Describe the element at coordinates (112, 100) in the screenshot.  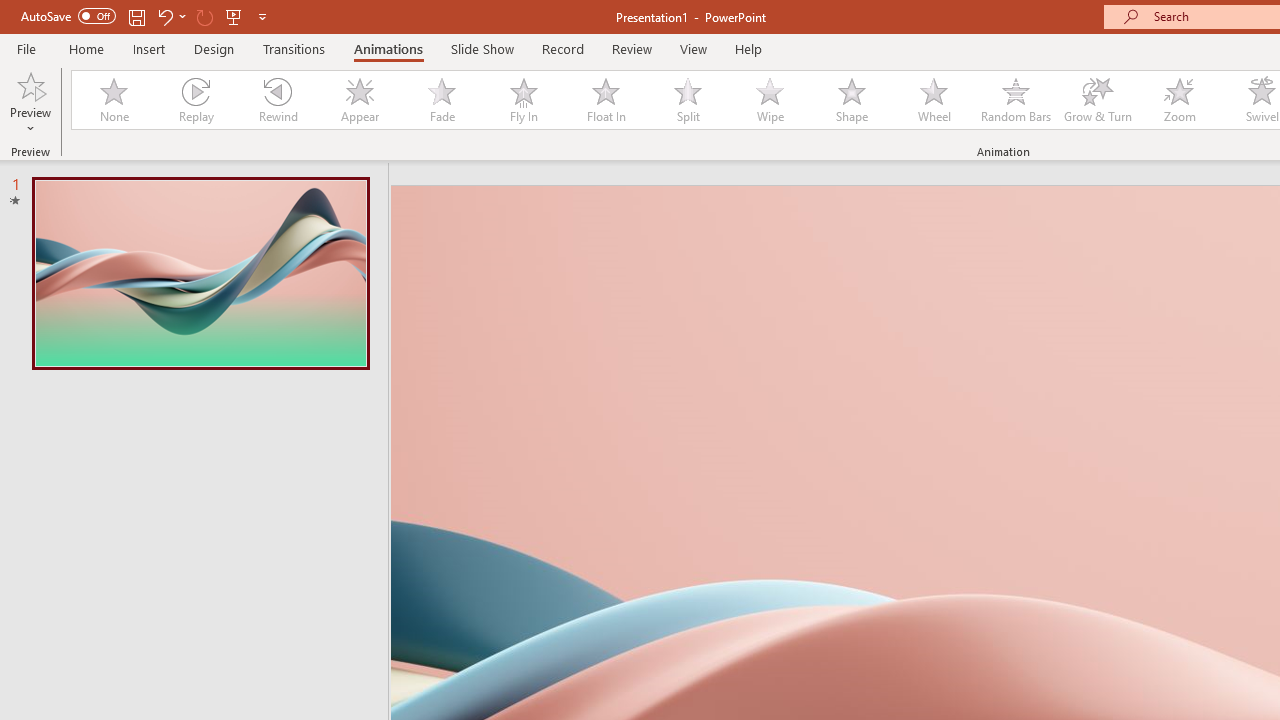
I see `'None'` at that location.